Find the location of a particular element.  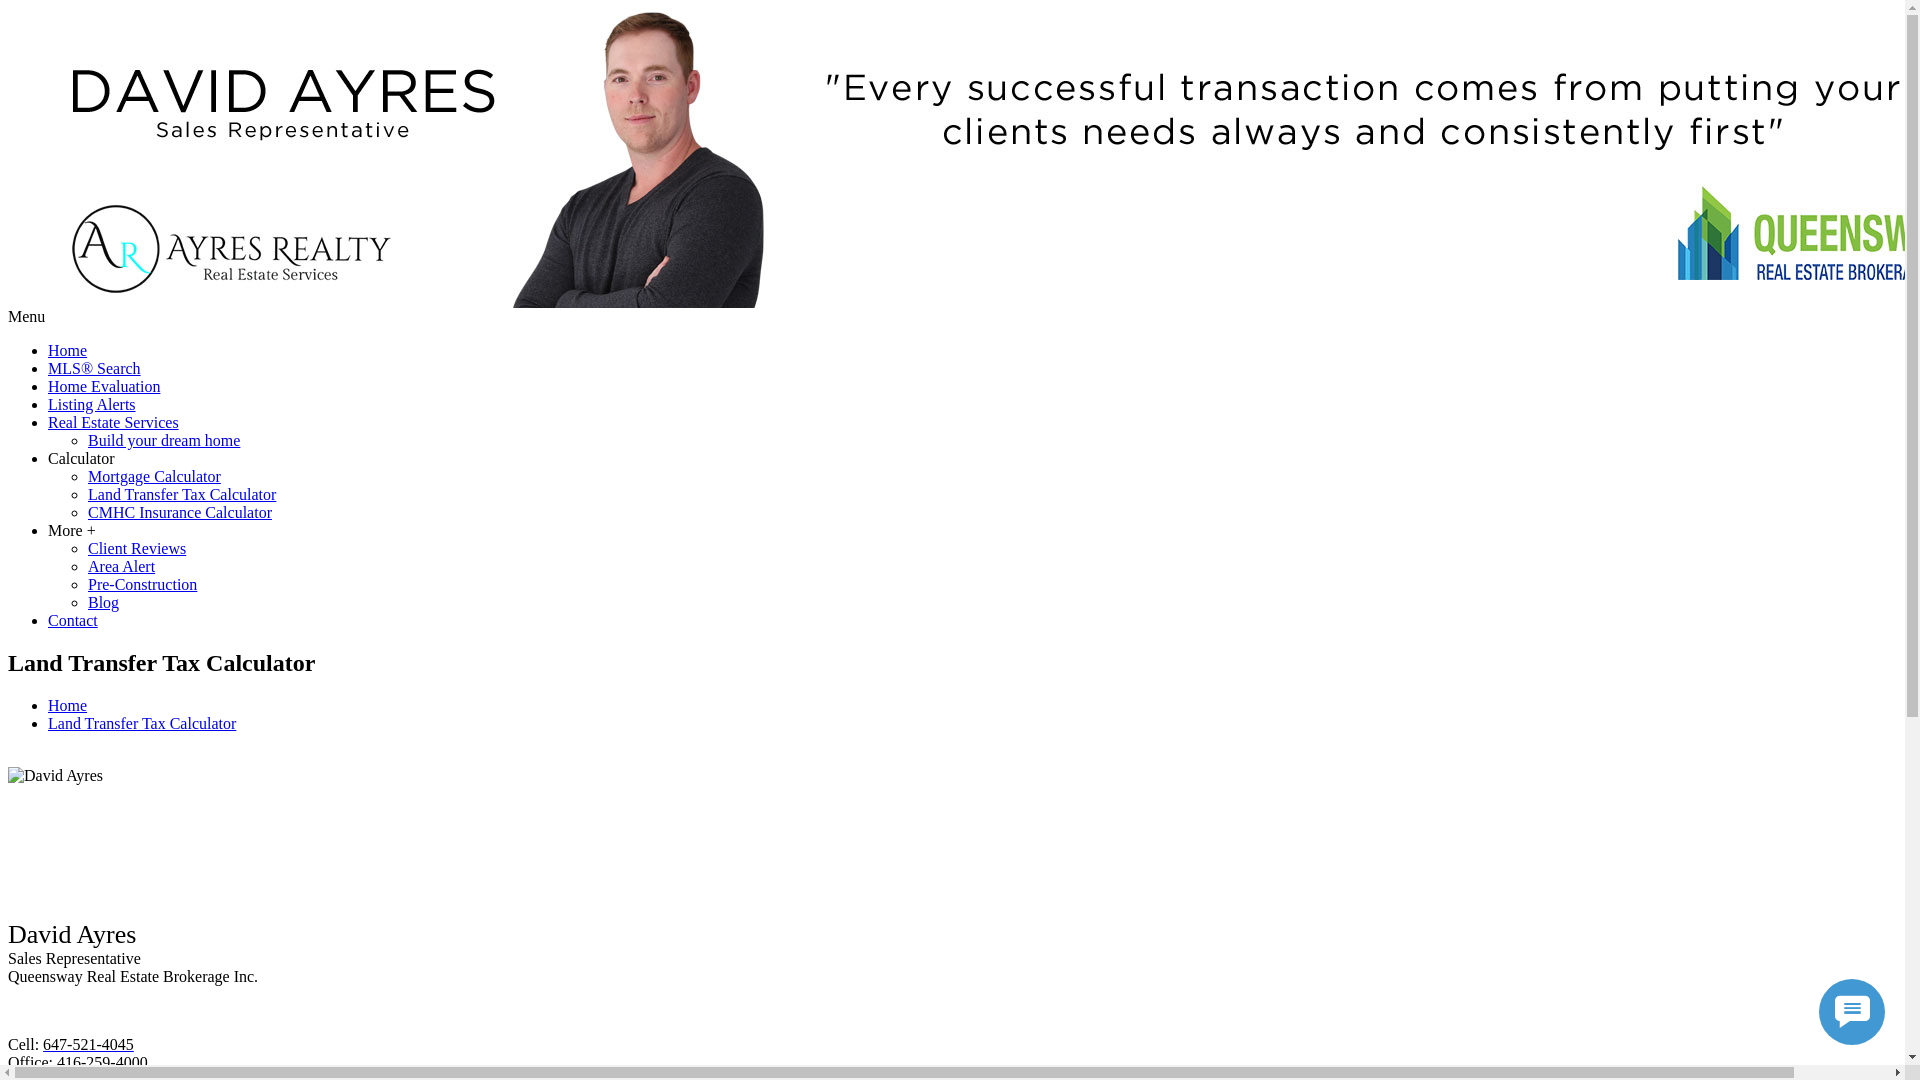

'Build your dream home' is located at coordinates (163, 439).